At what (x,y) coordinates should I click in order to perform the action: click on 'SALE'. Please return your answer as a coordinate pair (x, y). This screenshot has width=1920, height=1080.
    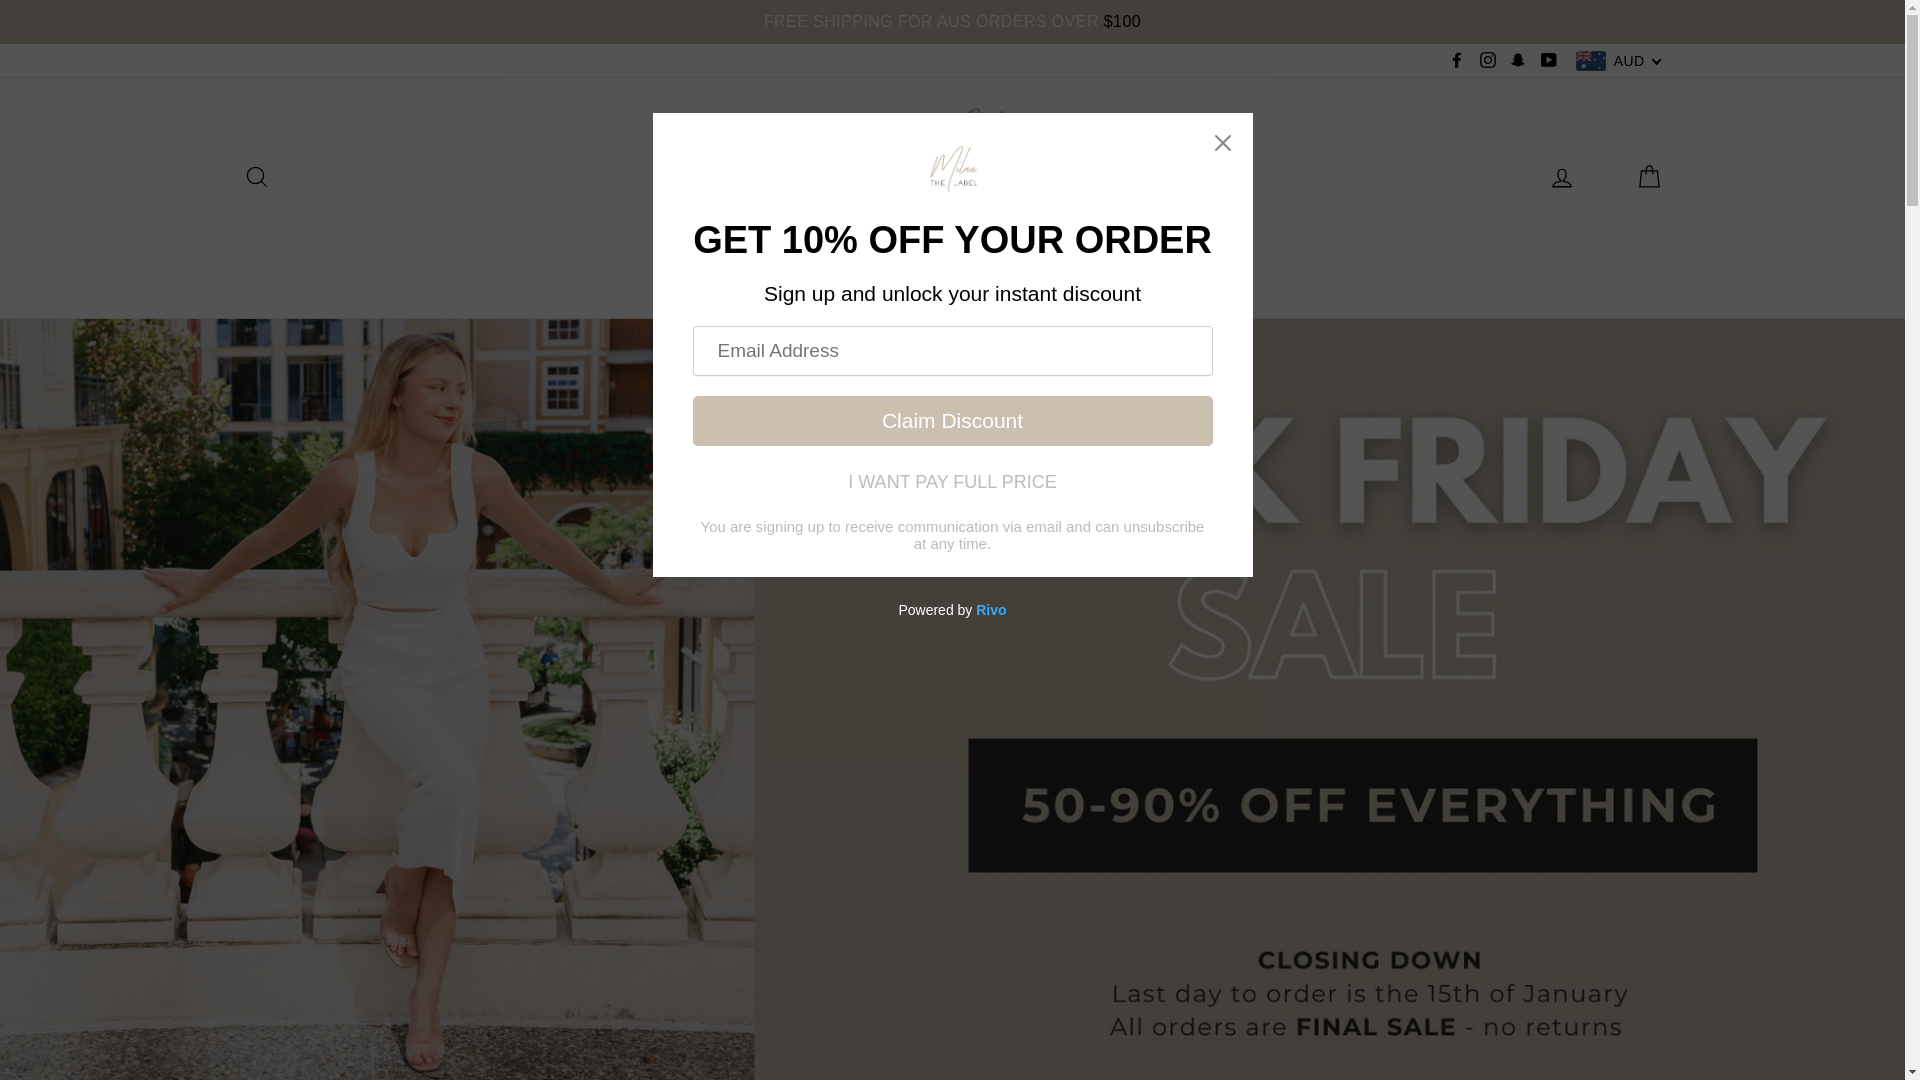
    Looking at the image, I should click on (978, 276).